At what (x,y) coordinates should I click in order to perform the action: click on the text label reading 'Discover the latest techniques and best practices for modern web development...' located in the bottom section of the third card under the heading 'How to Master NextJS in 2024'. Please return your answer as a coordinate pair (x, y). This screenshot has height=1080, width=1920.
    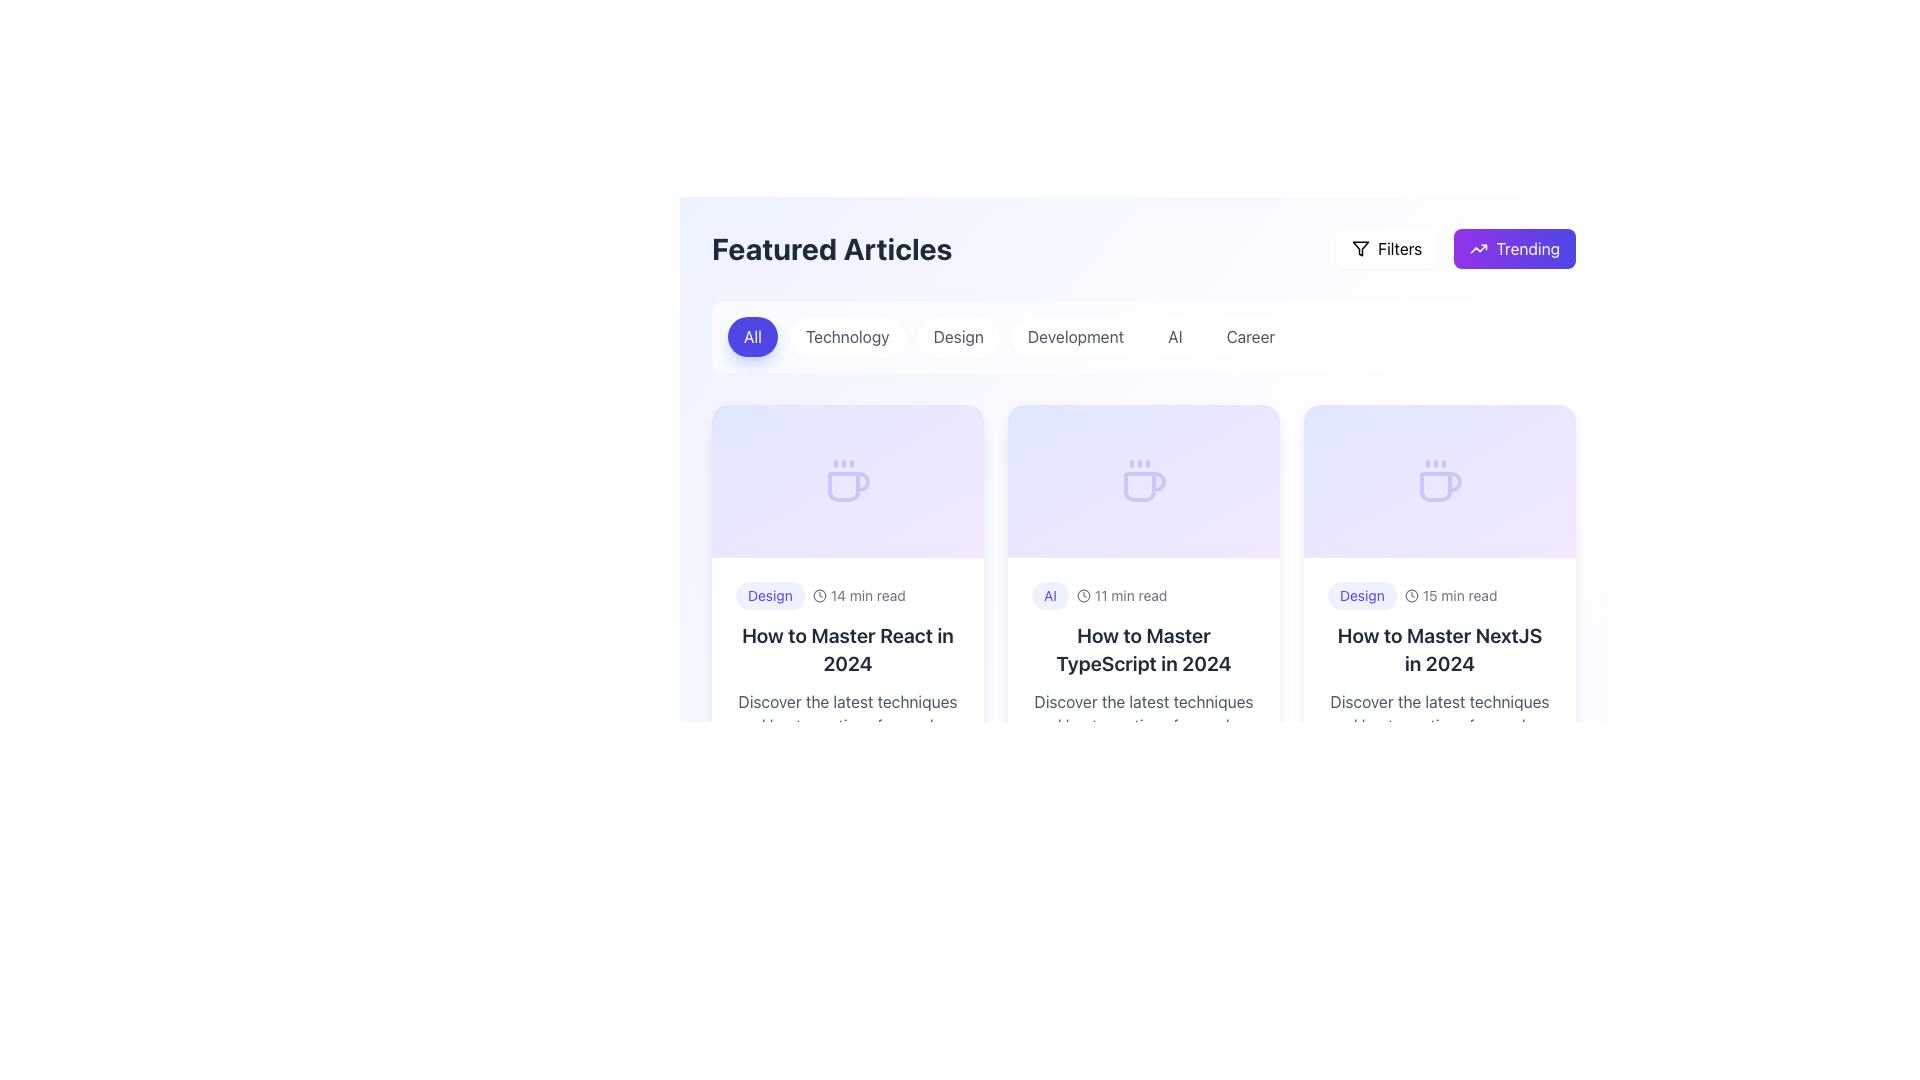
    Looking at the image, I should click on (1440, 712).